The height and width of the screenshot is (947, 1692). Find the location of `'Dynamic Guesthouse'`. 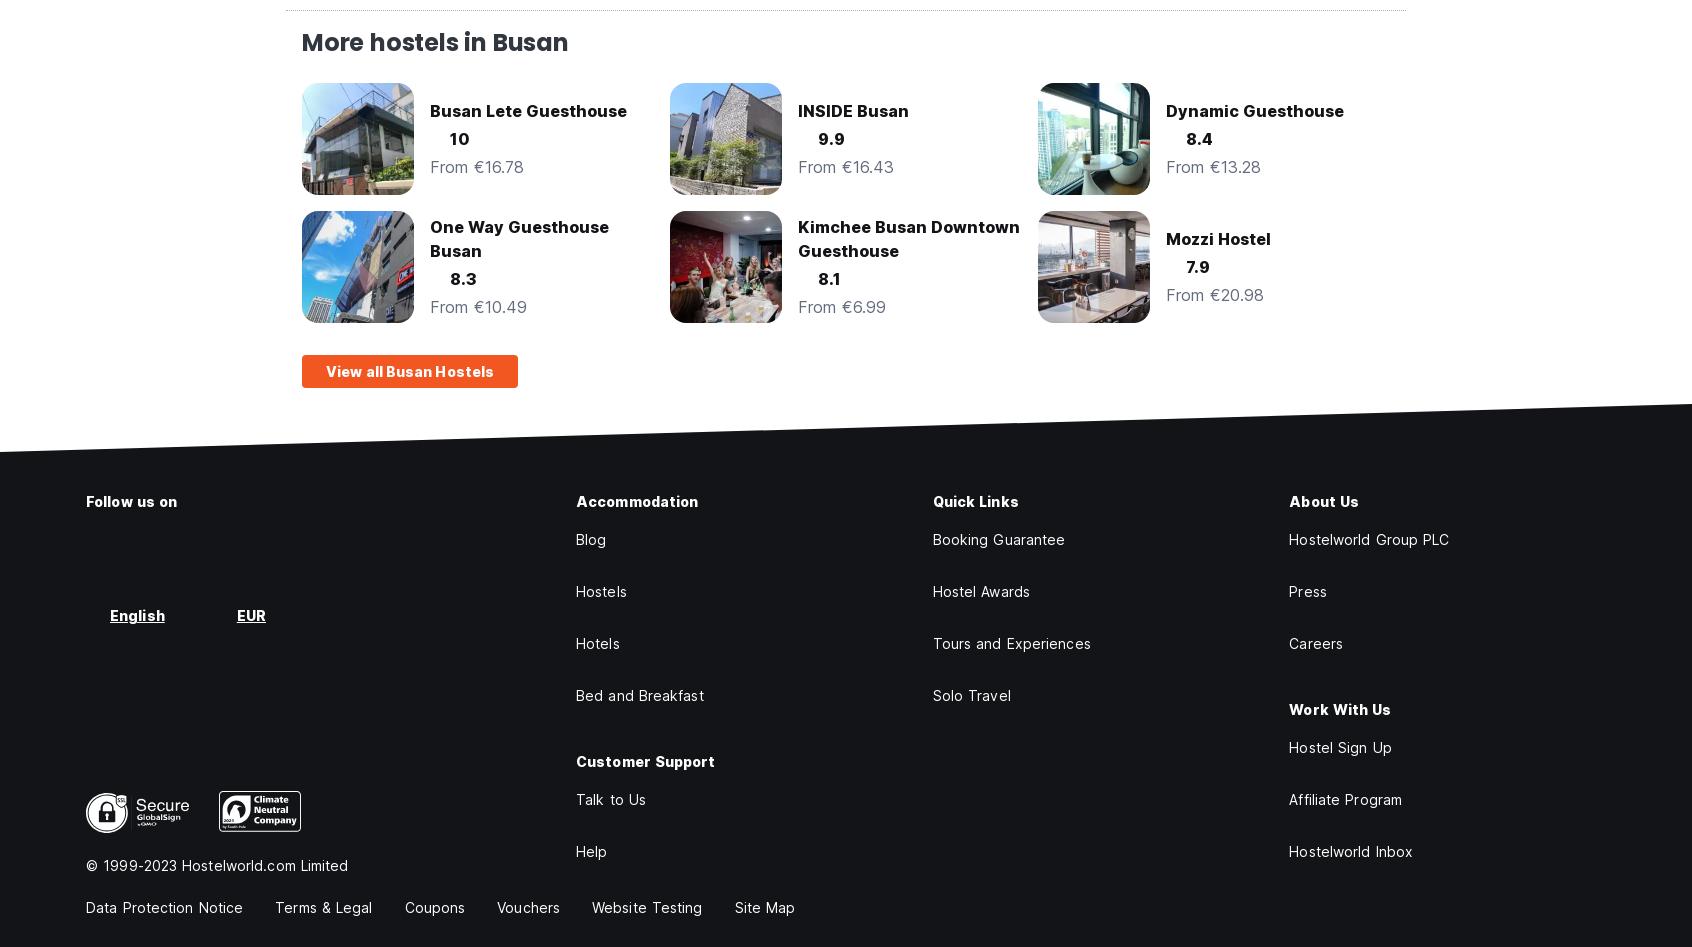

'Dynamic Guesthouse' is located at coordinates (1254, 109).